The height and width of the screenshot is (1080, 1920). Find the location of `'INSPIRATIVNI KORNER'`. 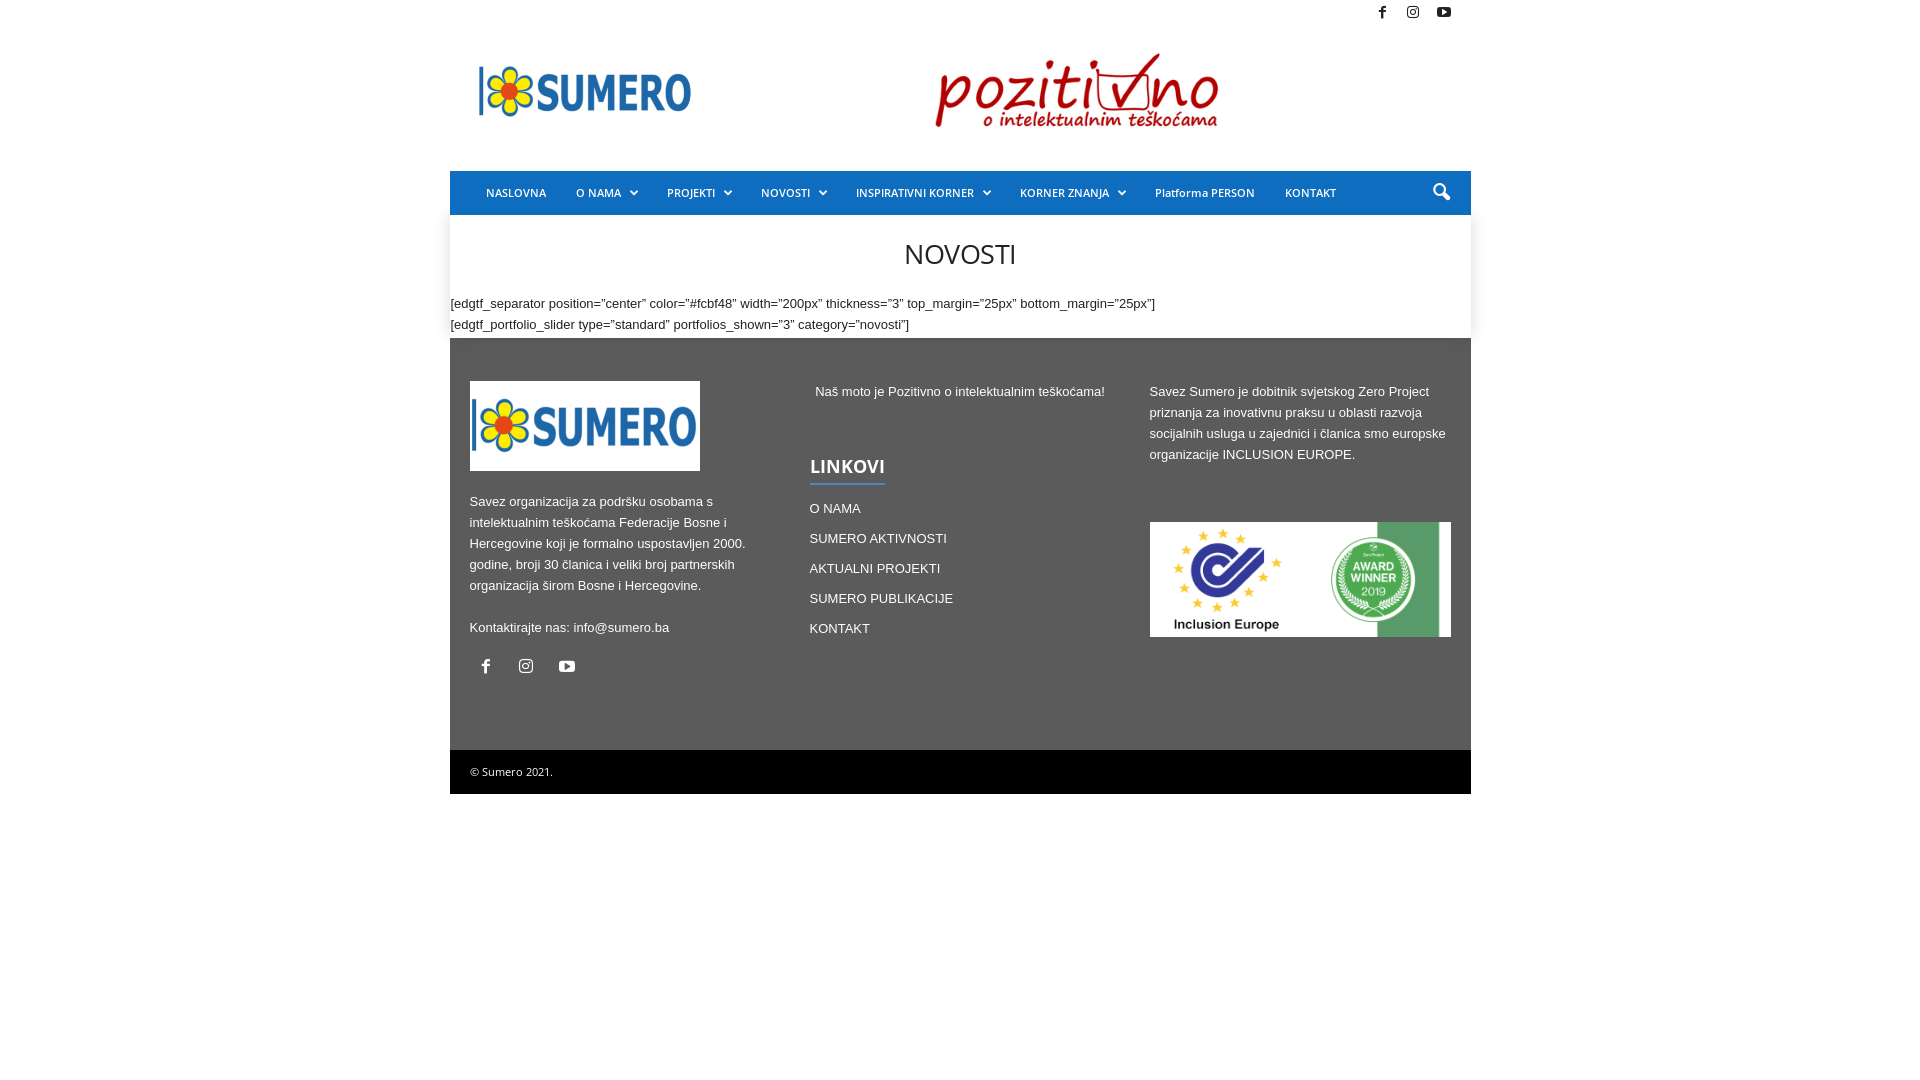

'INSPIRATIVNI KORNER' is located at coordinates (920, 192).